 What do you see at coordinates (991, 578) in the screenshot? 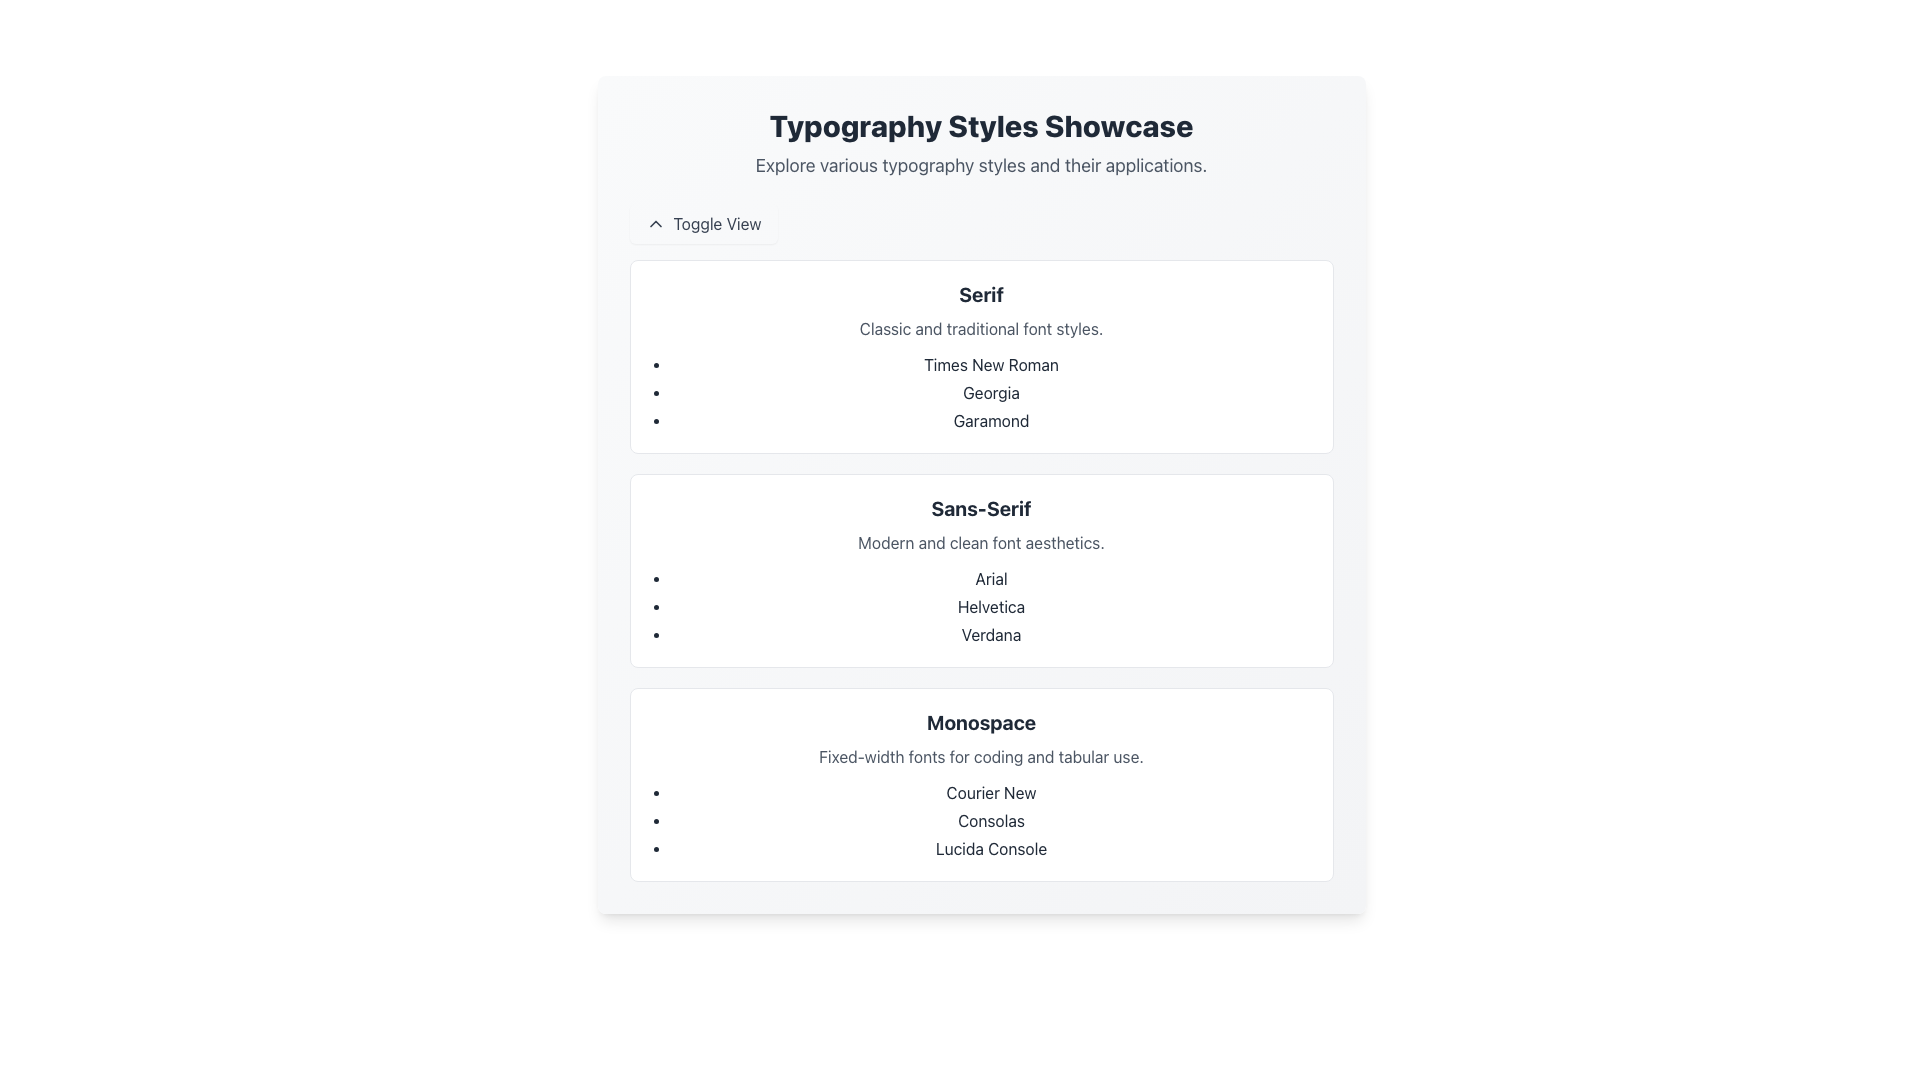
I see `text element that displays the word 'Arial', which is styled in gray color and located in the middle panel under the 'Sans-Serif' section, positioned above 'Helvetica' and 'Verdana'` at bounding box center [991, 578].